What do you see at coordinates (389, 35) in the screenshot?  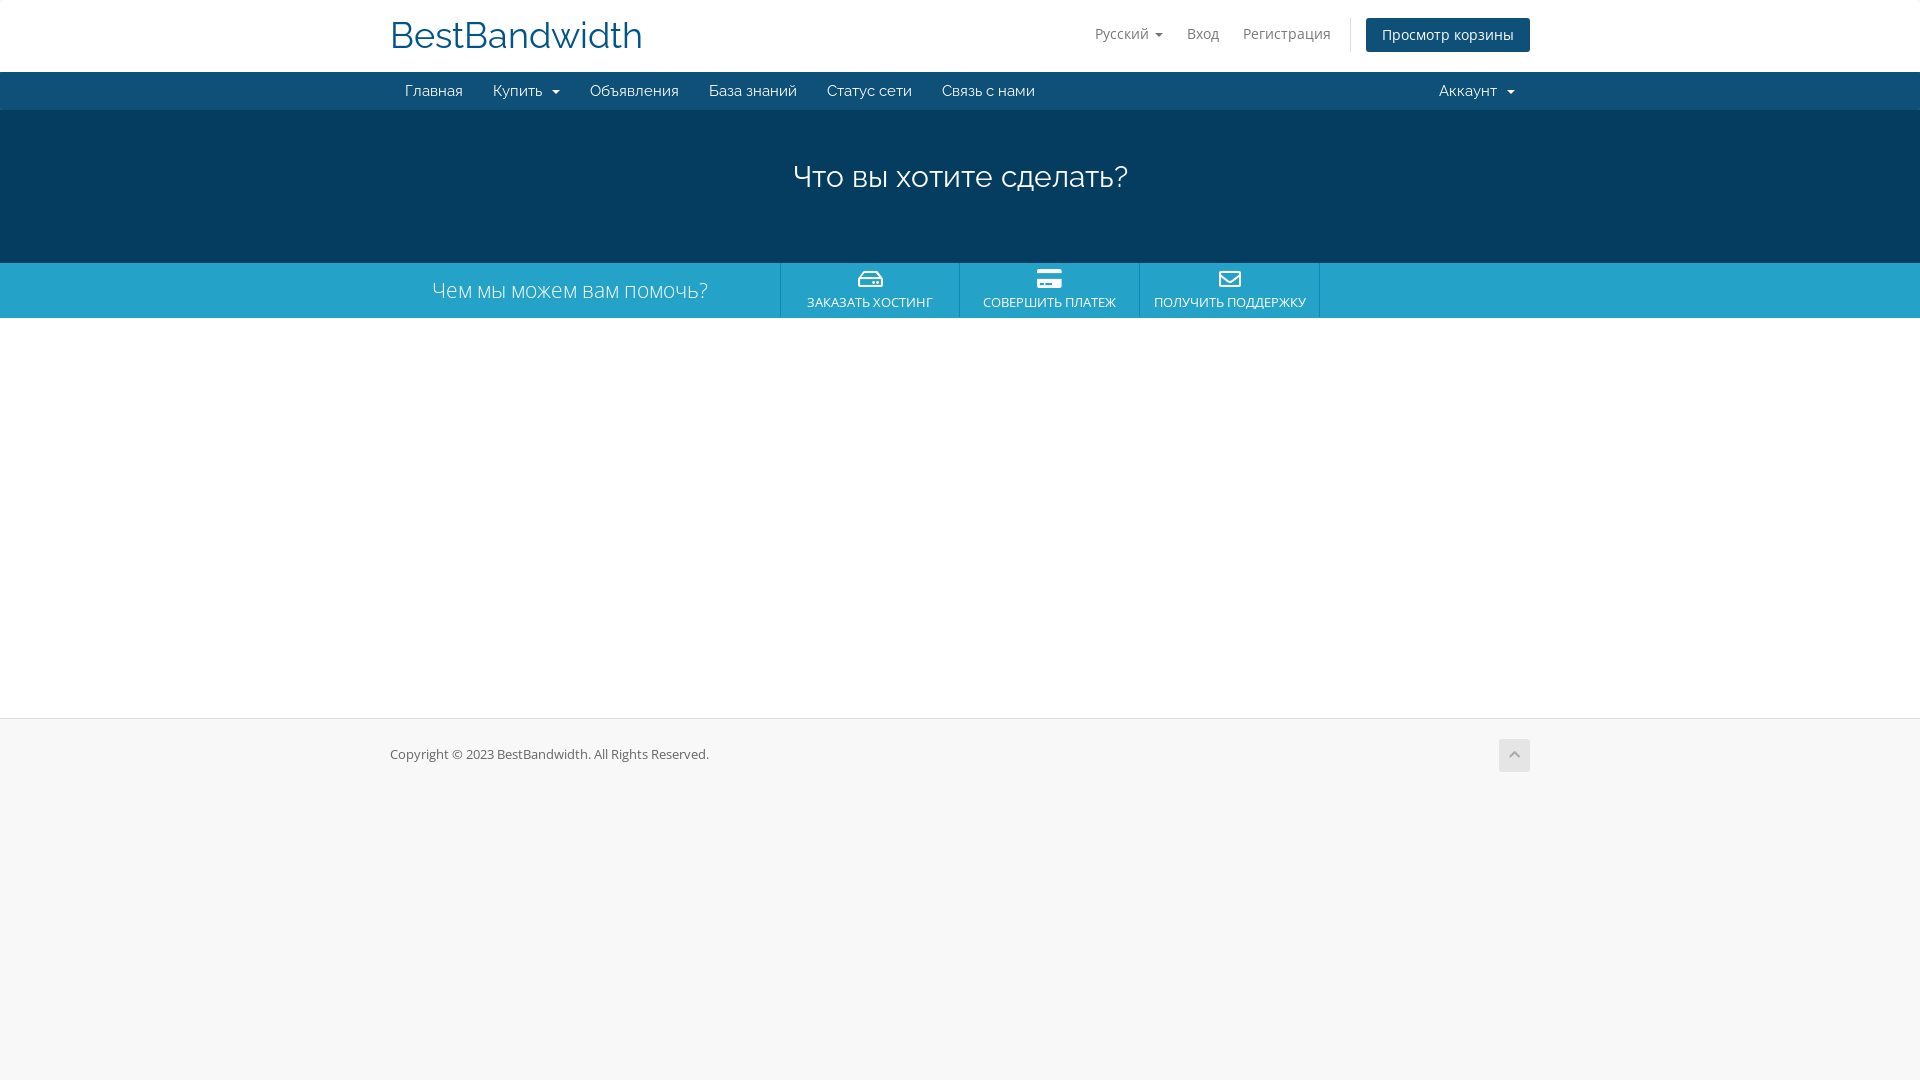 I see `'BestBandwidth'` at bounding box center [389, 35].